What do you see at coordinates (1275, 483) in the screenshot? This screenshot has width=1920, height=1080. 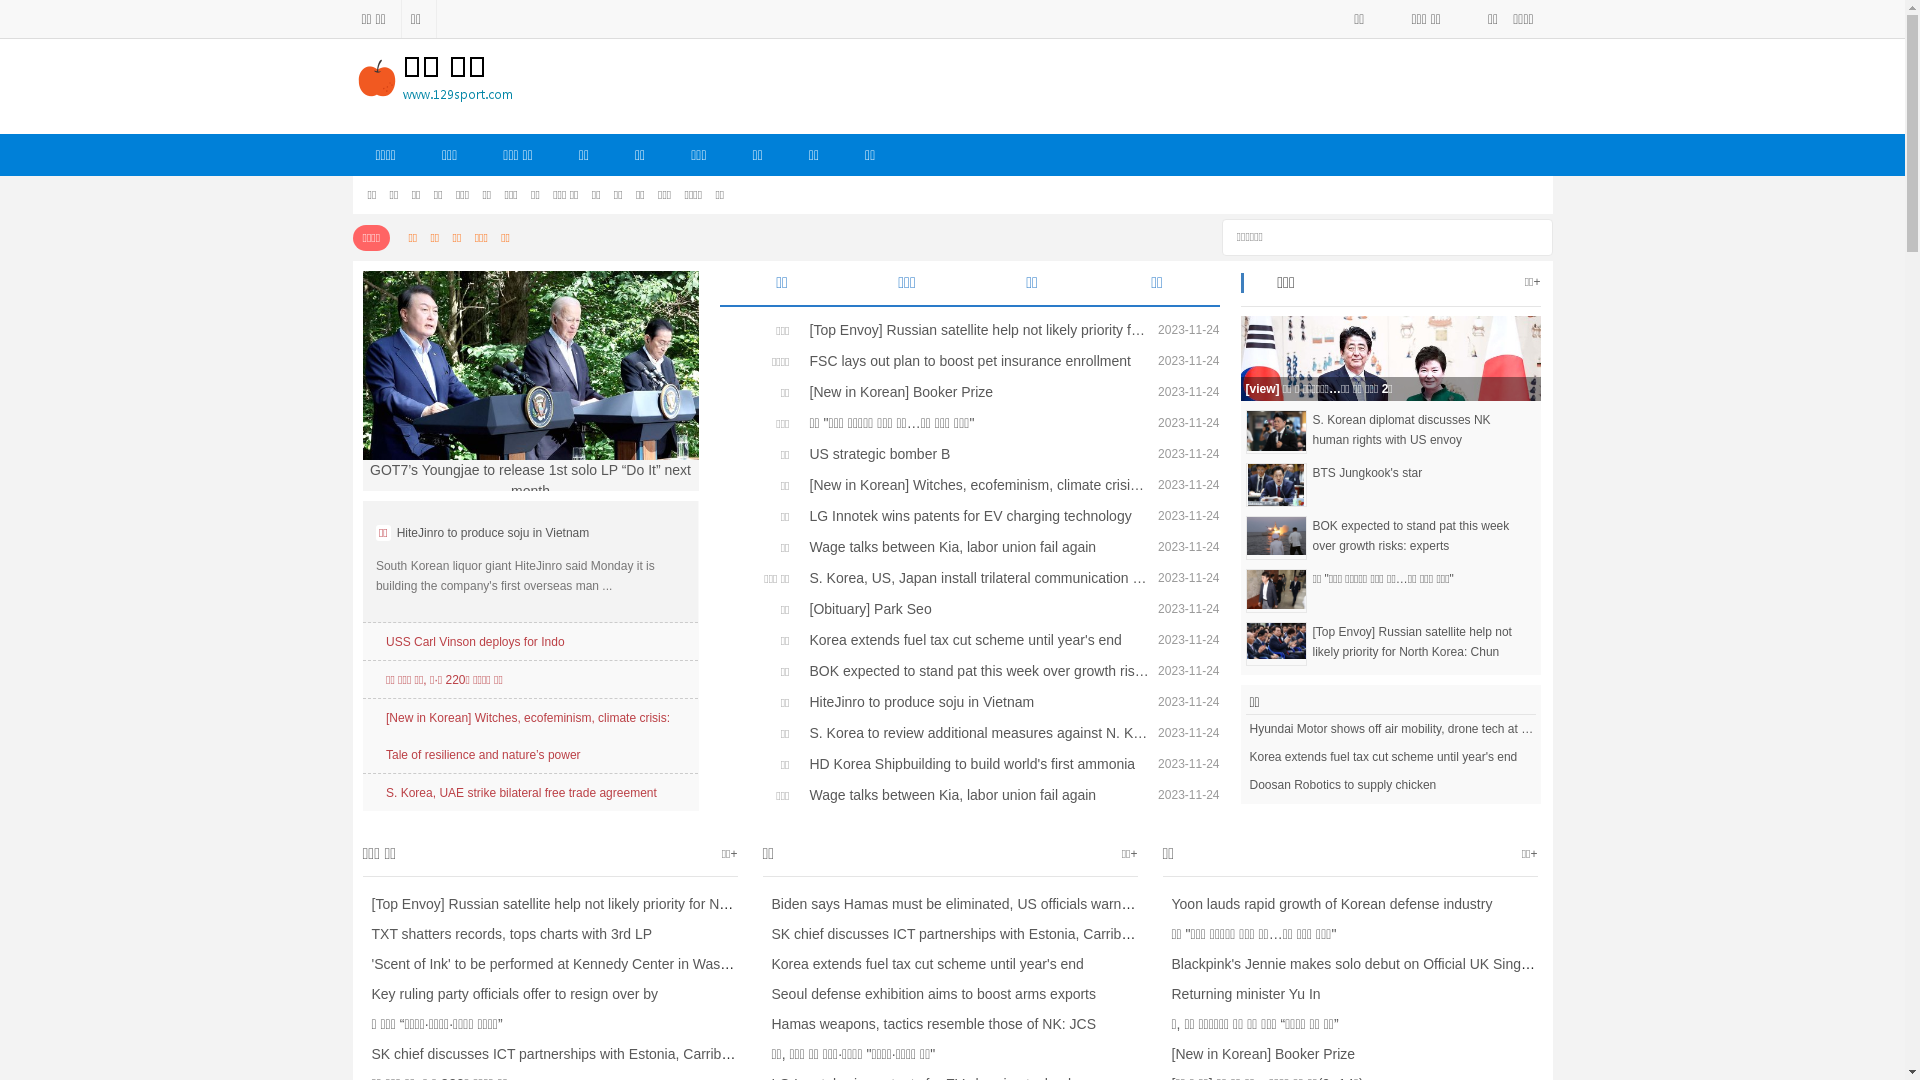 I see `'BTS Jungkook'` at bounding box center [1275, 483].